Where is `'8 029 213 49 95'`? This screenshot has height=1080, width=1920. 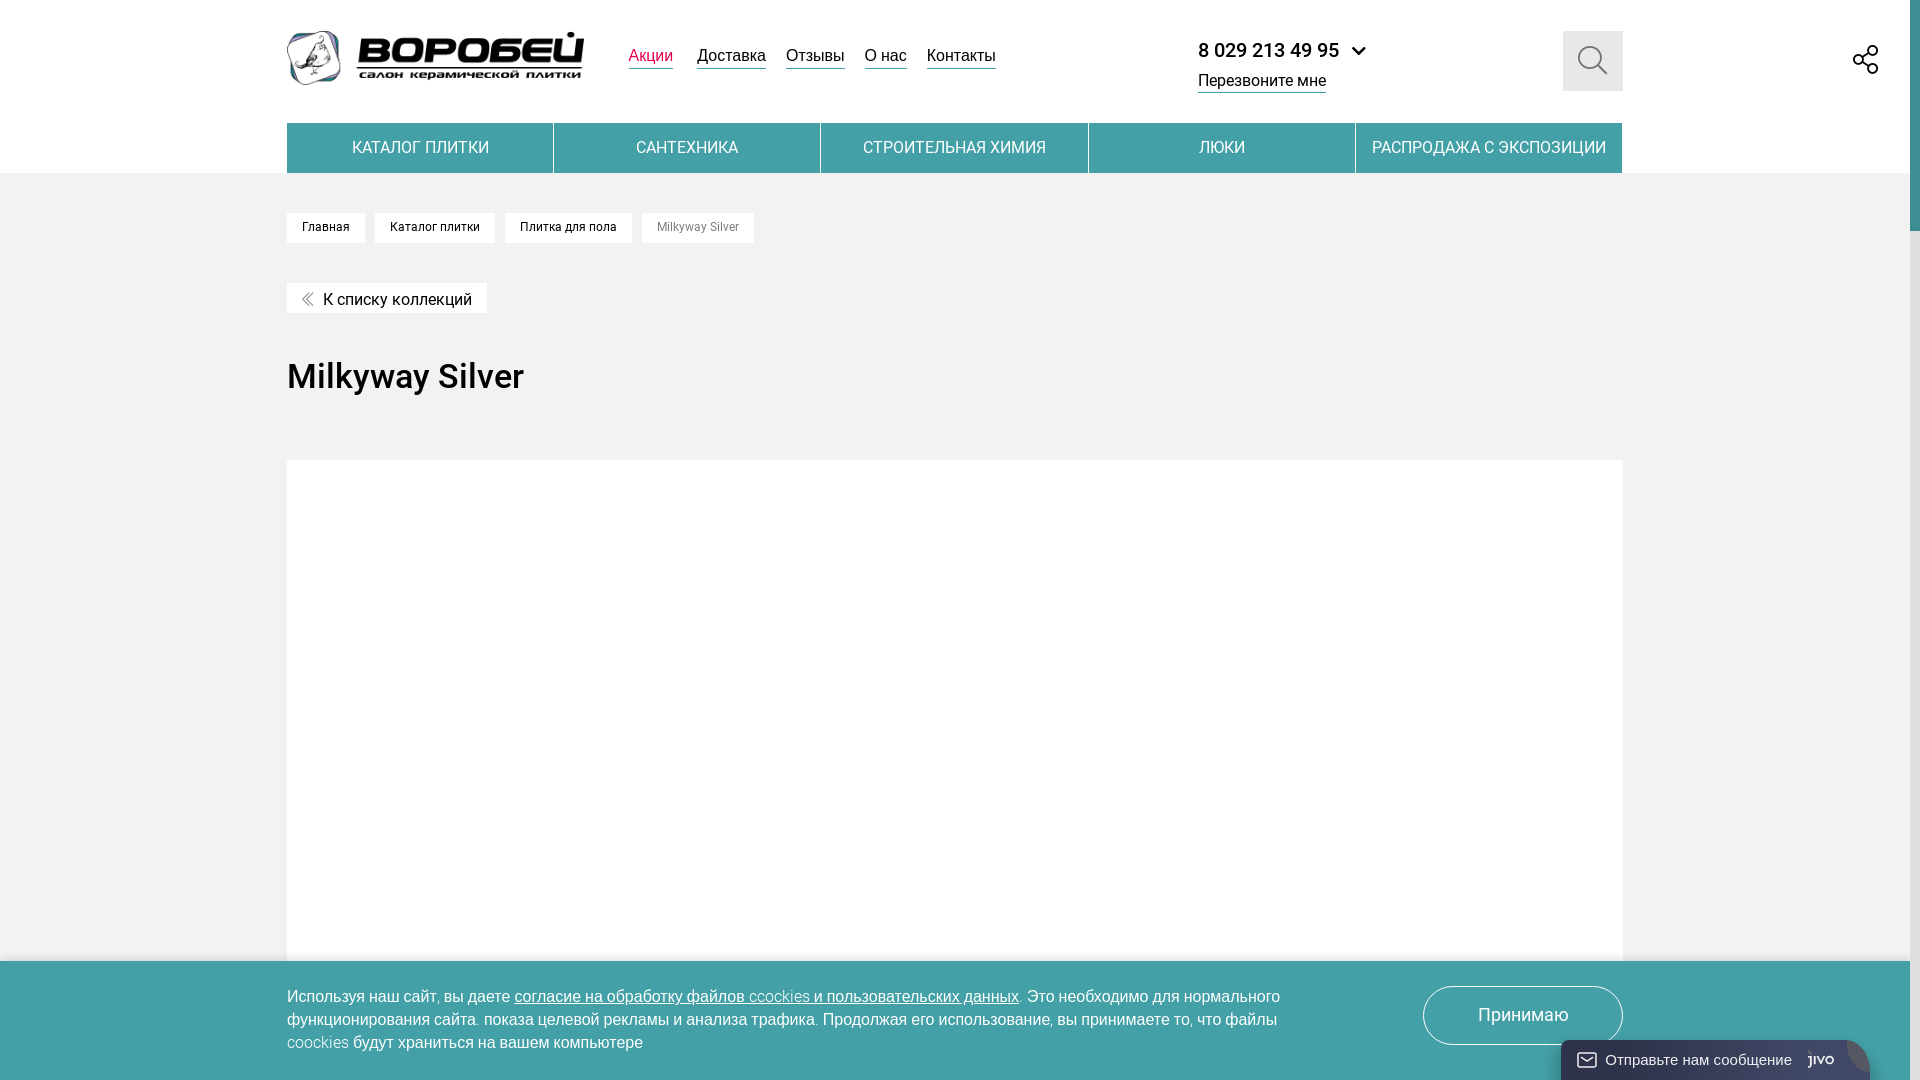
'8 029 213 49 95' is located at coordinates (1281, 49).